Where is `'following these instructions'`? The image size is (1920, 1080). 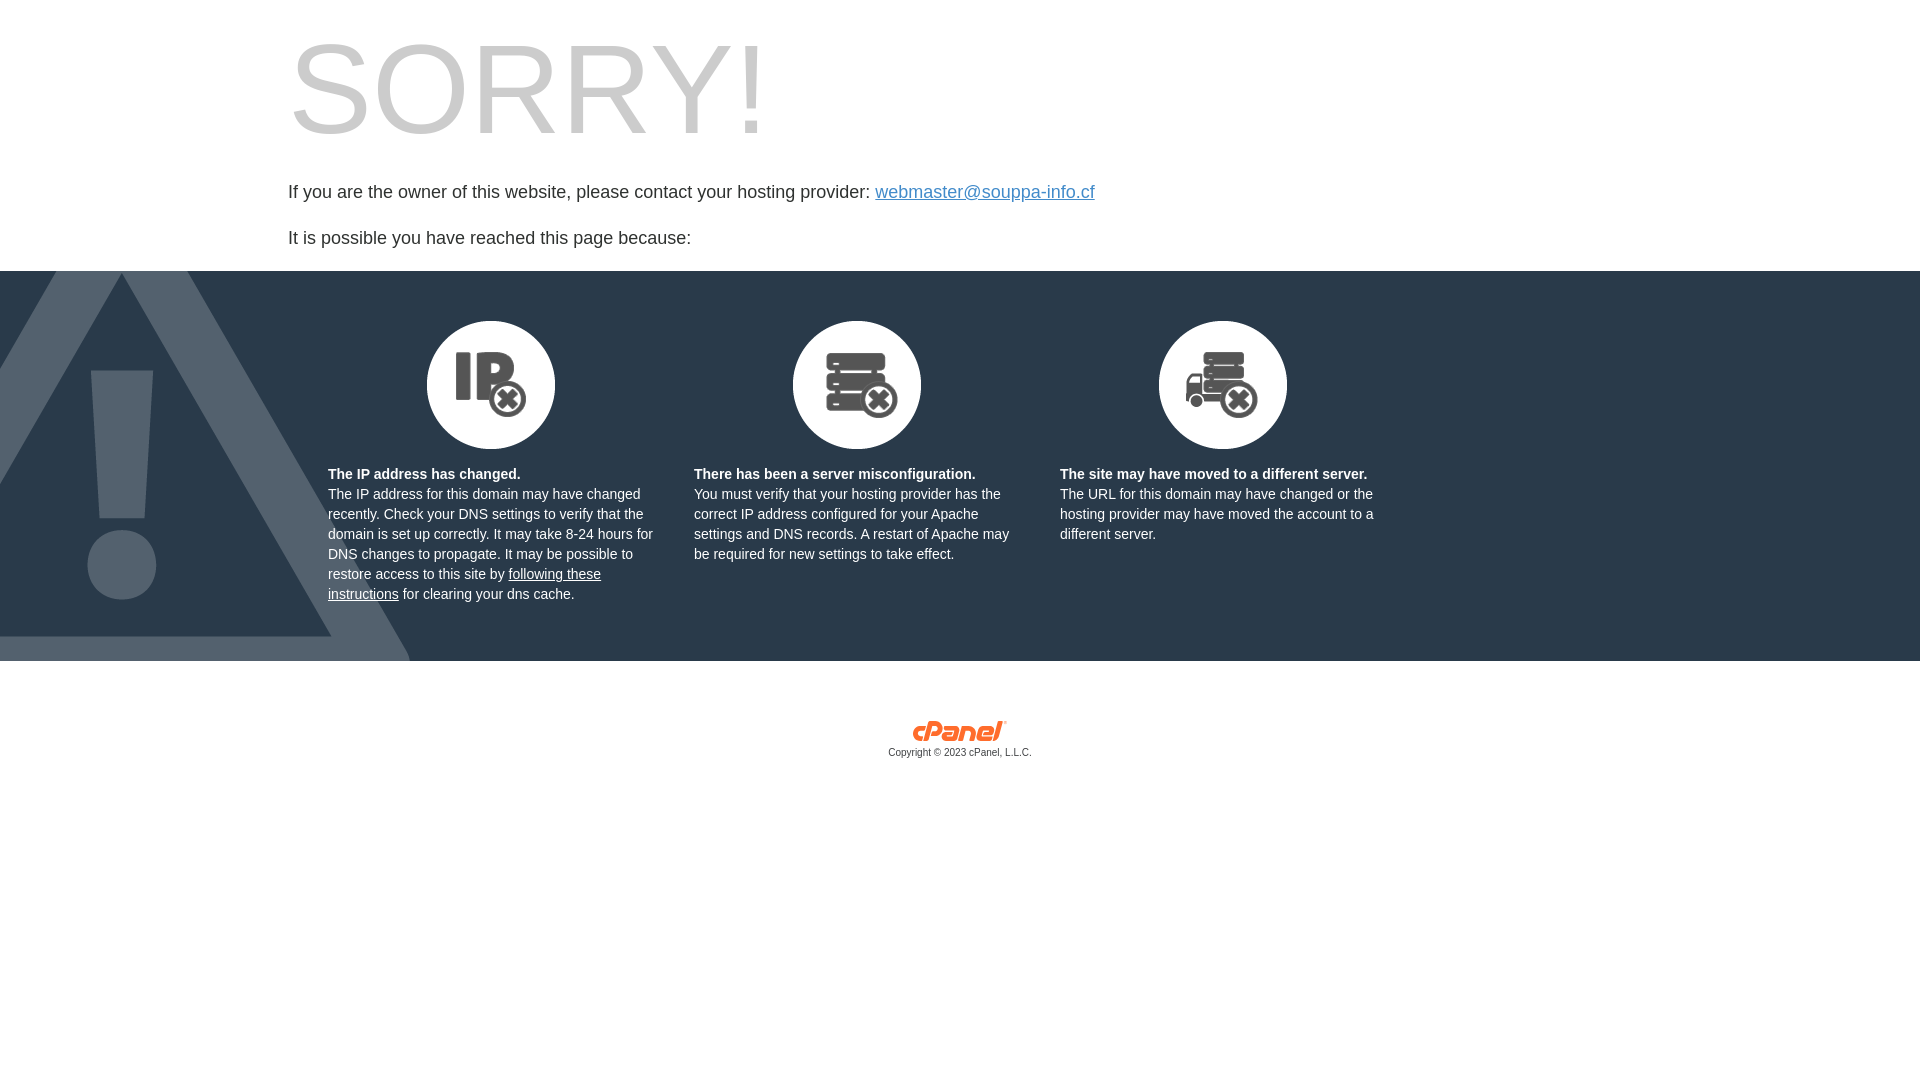 'following these instructions' is located at coordinates (463, 583).